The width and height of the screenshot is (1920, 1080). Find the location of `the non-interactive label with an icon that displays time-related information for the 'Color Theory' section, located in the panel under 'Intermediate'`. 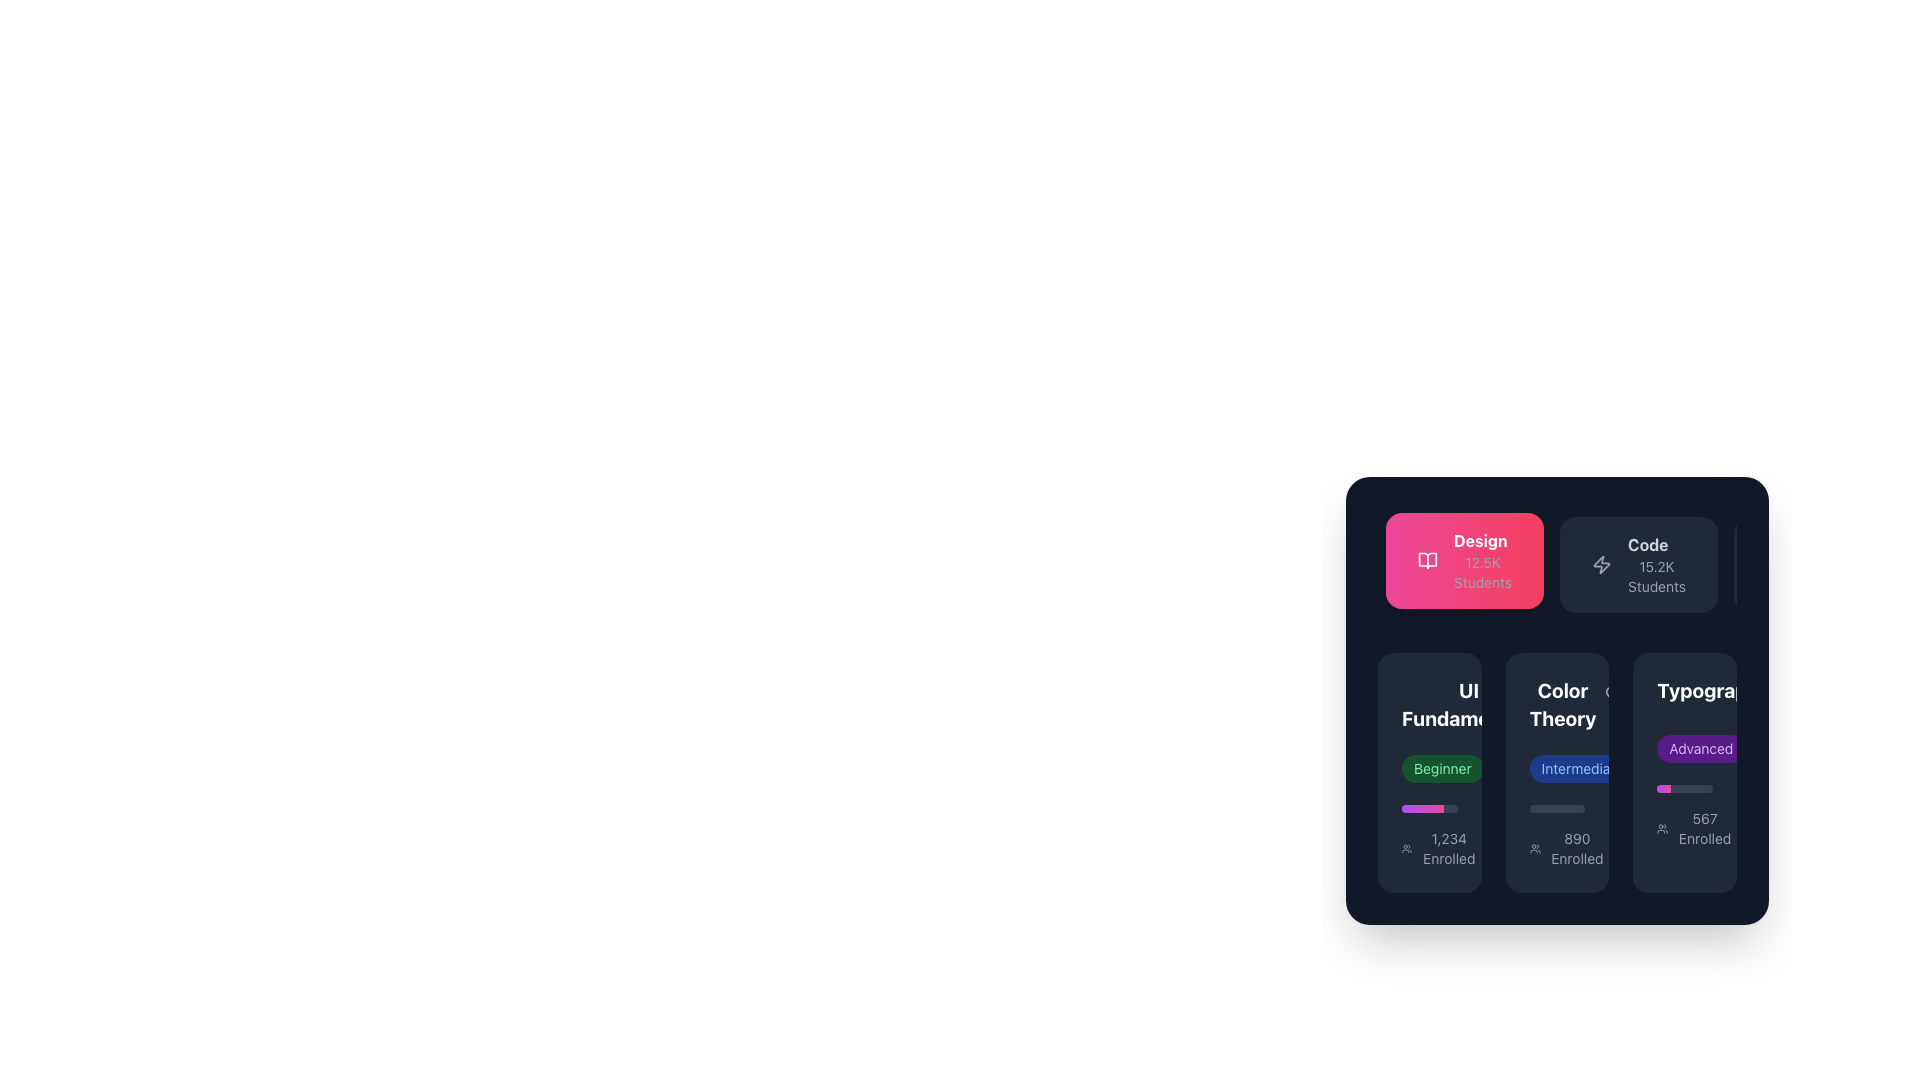

the non-interactive label with an icon that displays time-related information for the 'Color Theory' section, located in the panel under 'Intermediate' is located at coordinates (1522, 767).